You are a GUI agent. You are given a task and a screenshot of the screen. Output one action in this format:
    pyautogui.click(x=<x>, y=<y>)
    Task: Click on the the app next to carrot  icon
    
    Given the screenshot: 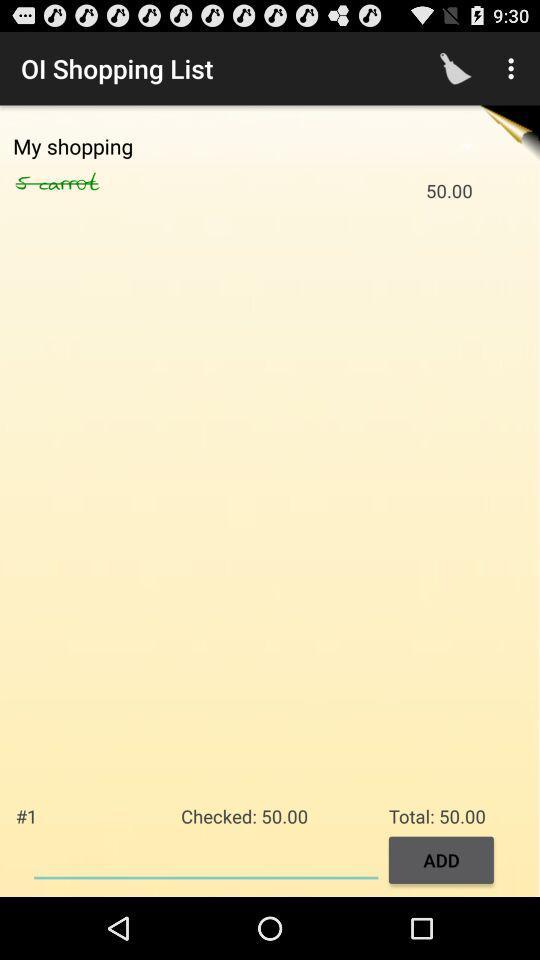 What is the action you would take?
    pyautogui.click(x=26, y=183)
    